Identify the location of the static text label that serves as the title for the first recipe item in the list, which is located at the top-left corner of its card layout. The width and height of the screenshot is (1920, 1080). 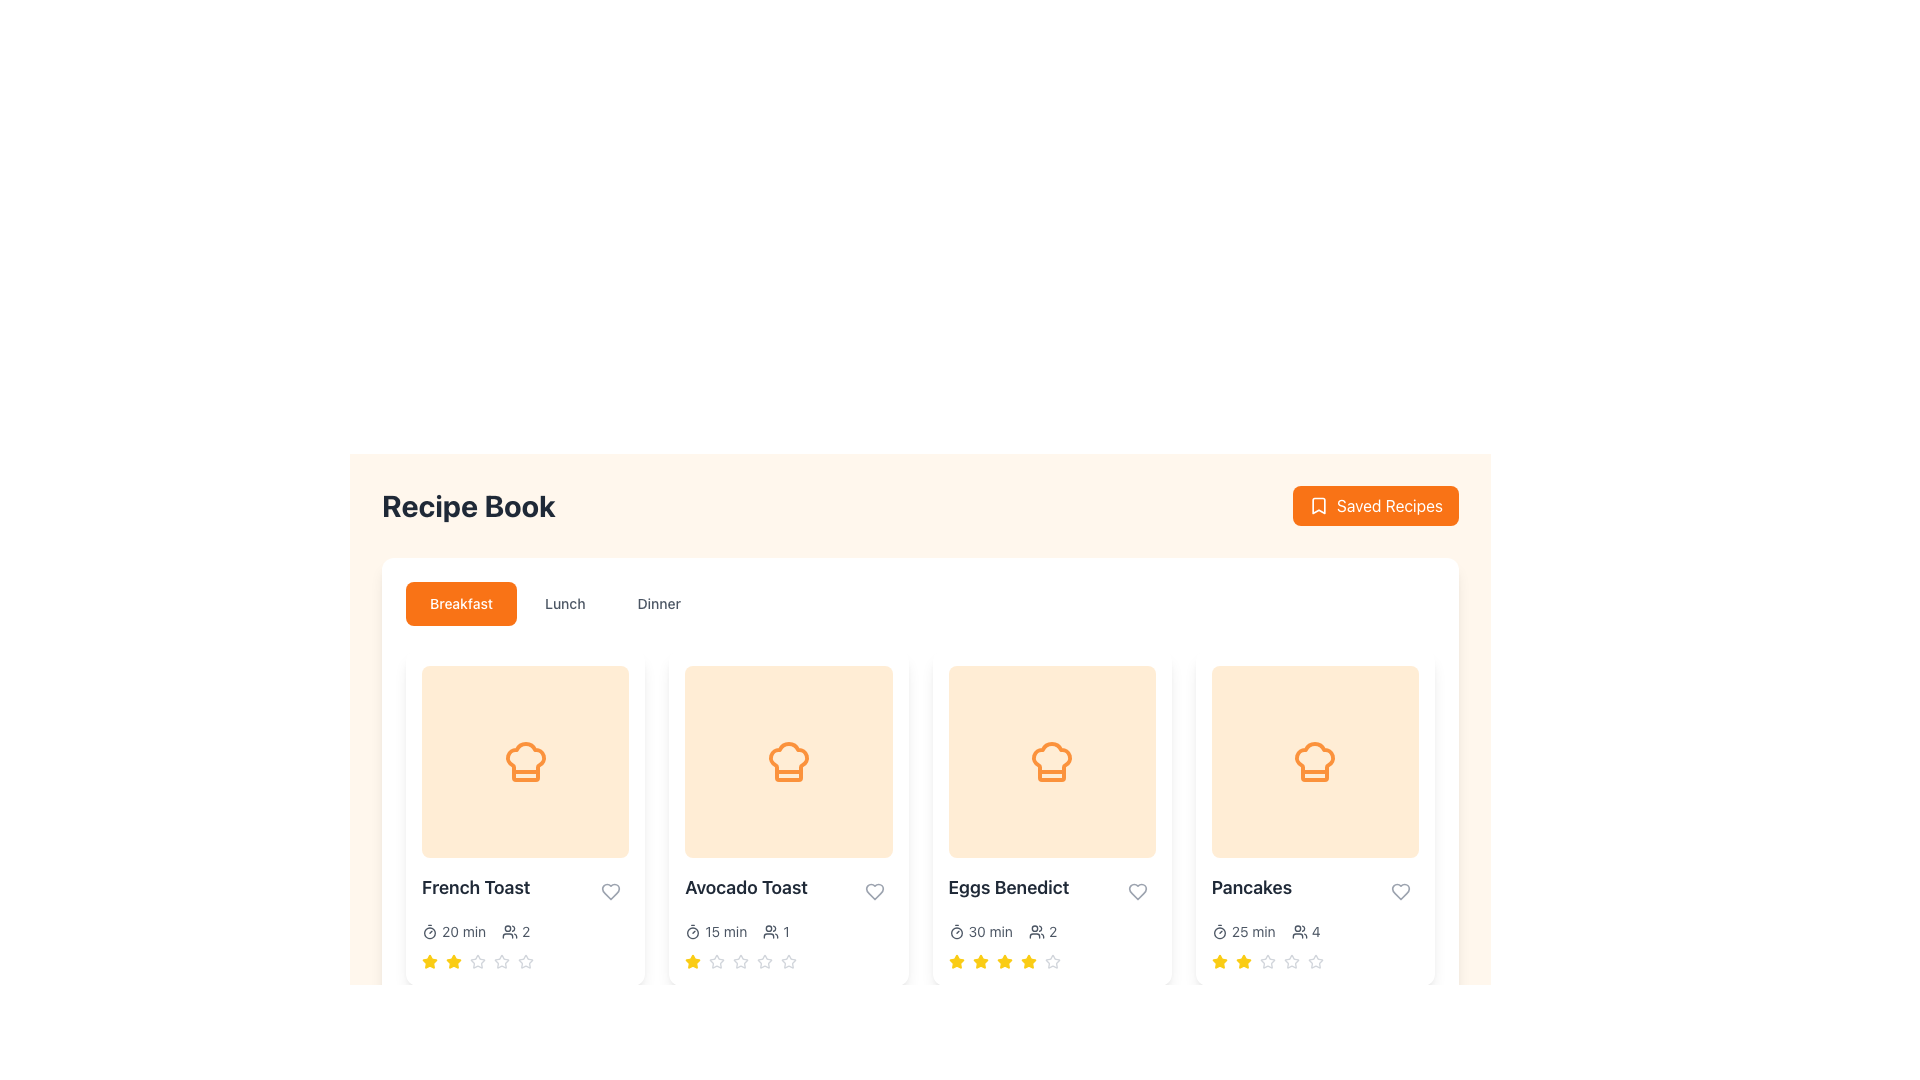
(475, 886).